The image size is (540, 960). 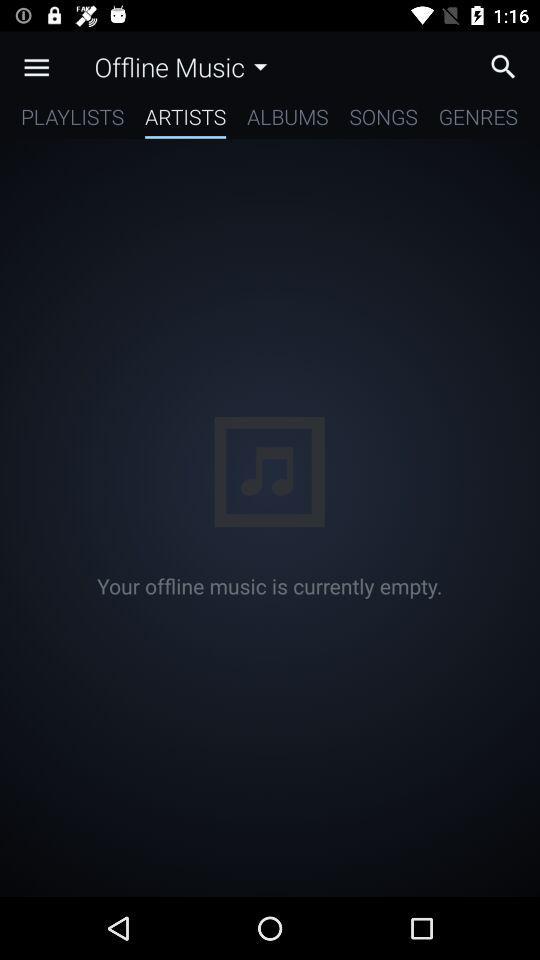 What do you see at coordinates (477, 120) in the screenshot?
I see `the genres app` at bounding box center [477, 120].